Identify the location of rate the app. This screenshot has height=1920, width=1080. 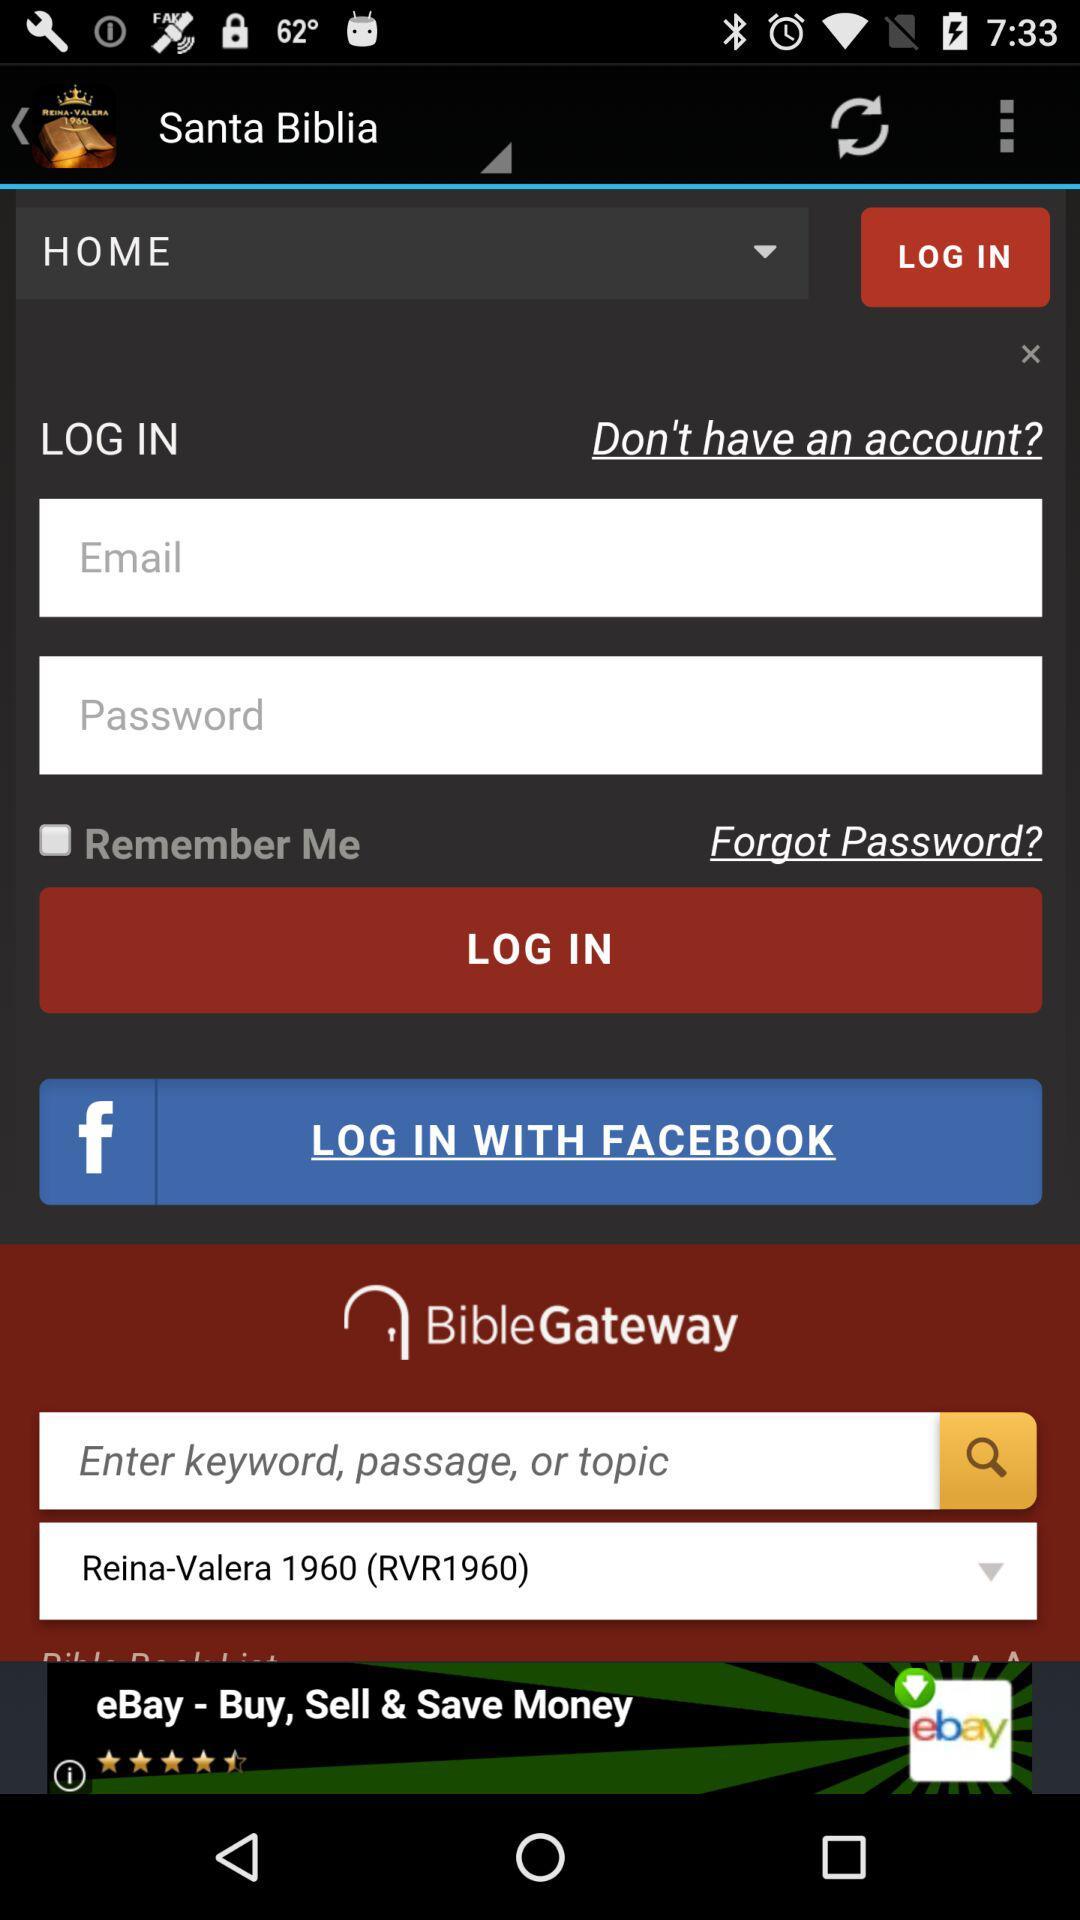
(538, 1727).